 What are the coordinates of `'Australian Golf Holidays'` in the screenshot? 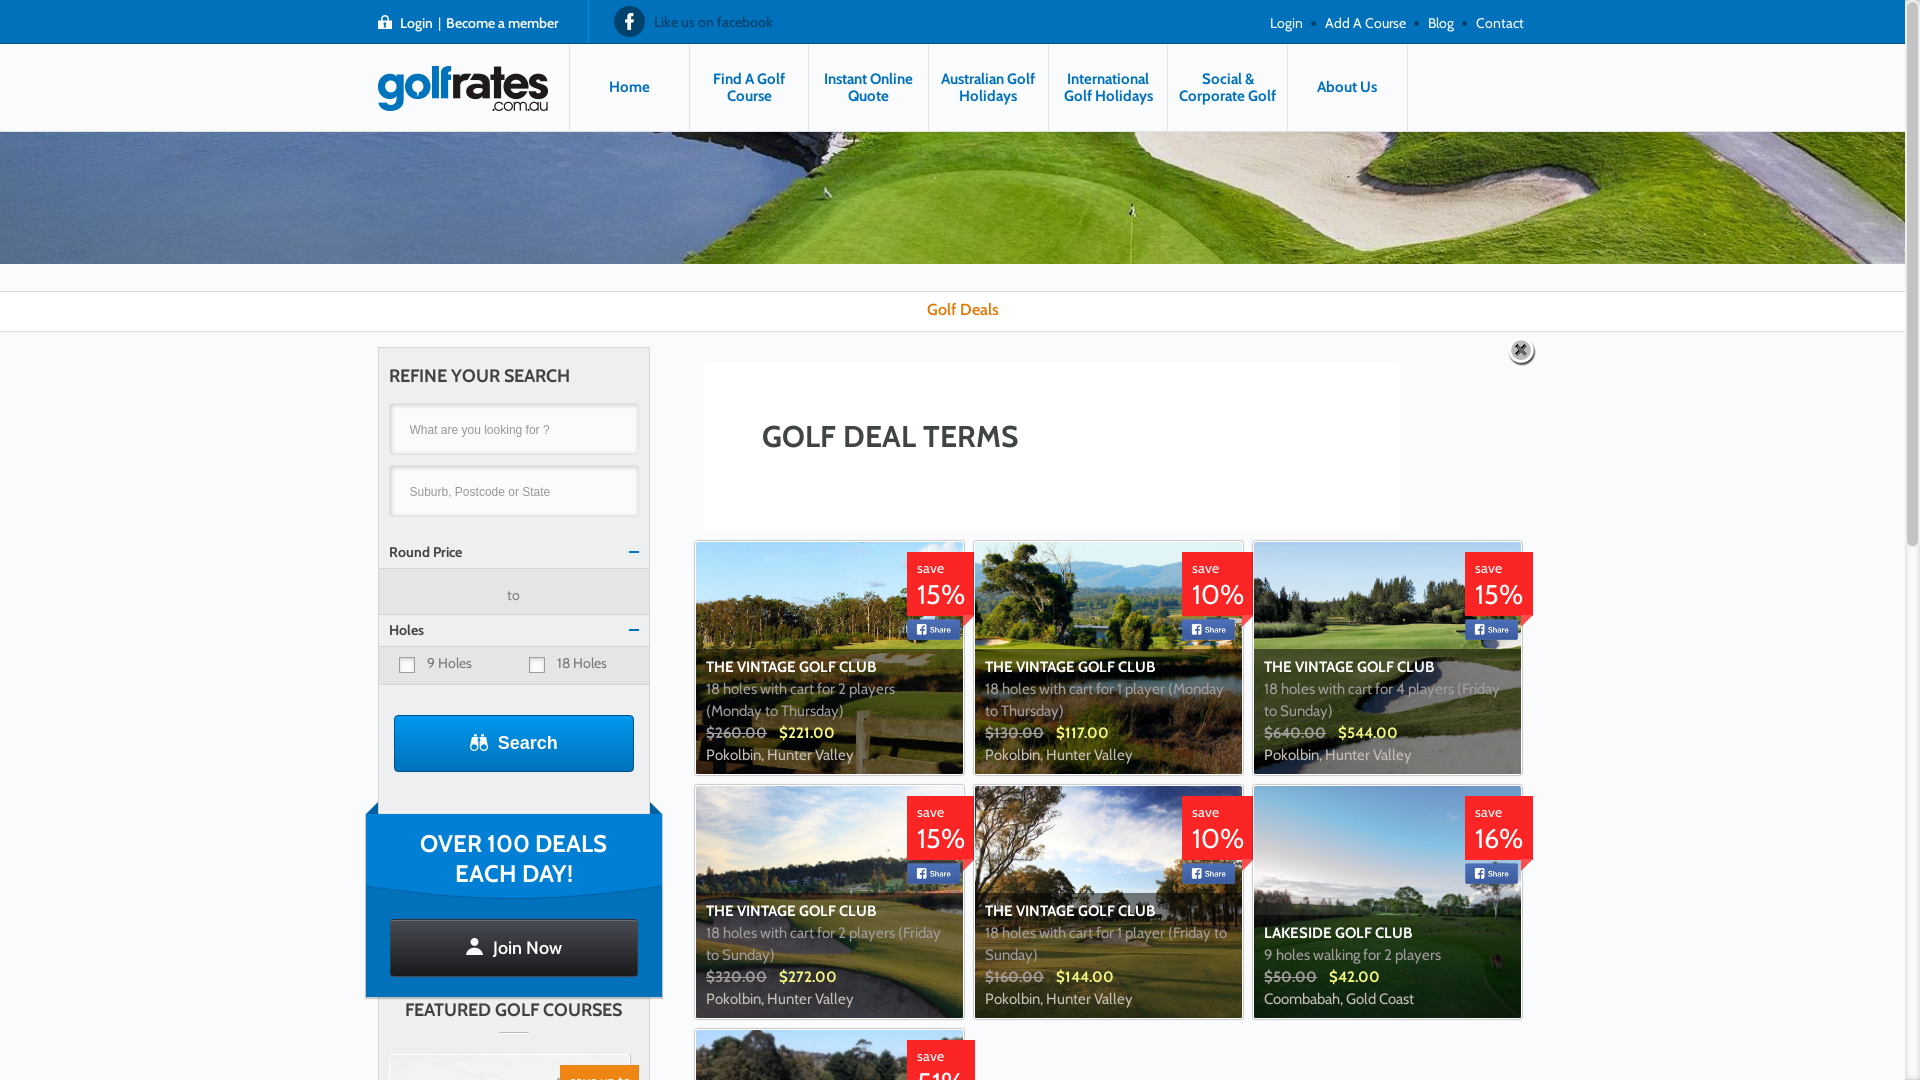 It's located at (928, 86).